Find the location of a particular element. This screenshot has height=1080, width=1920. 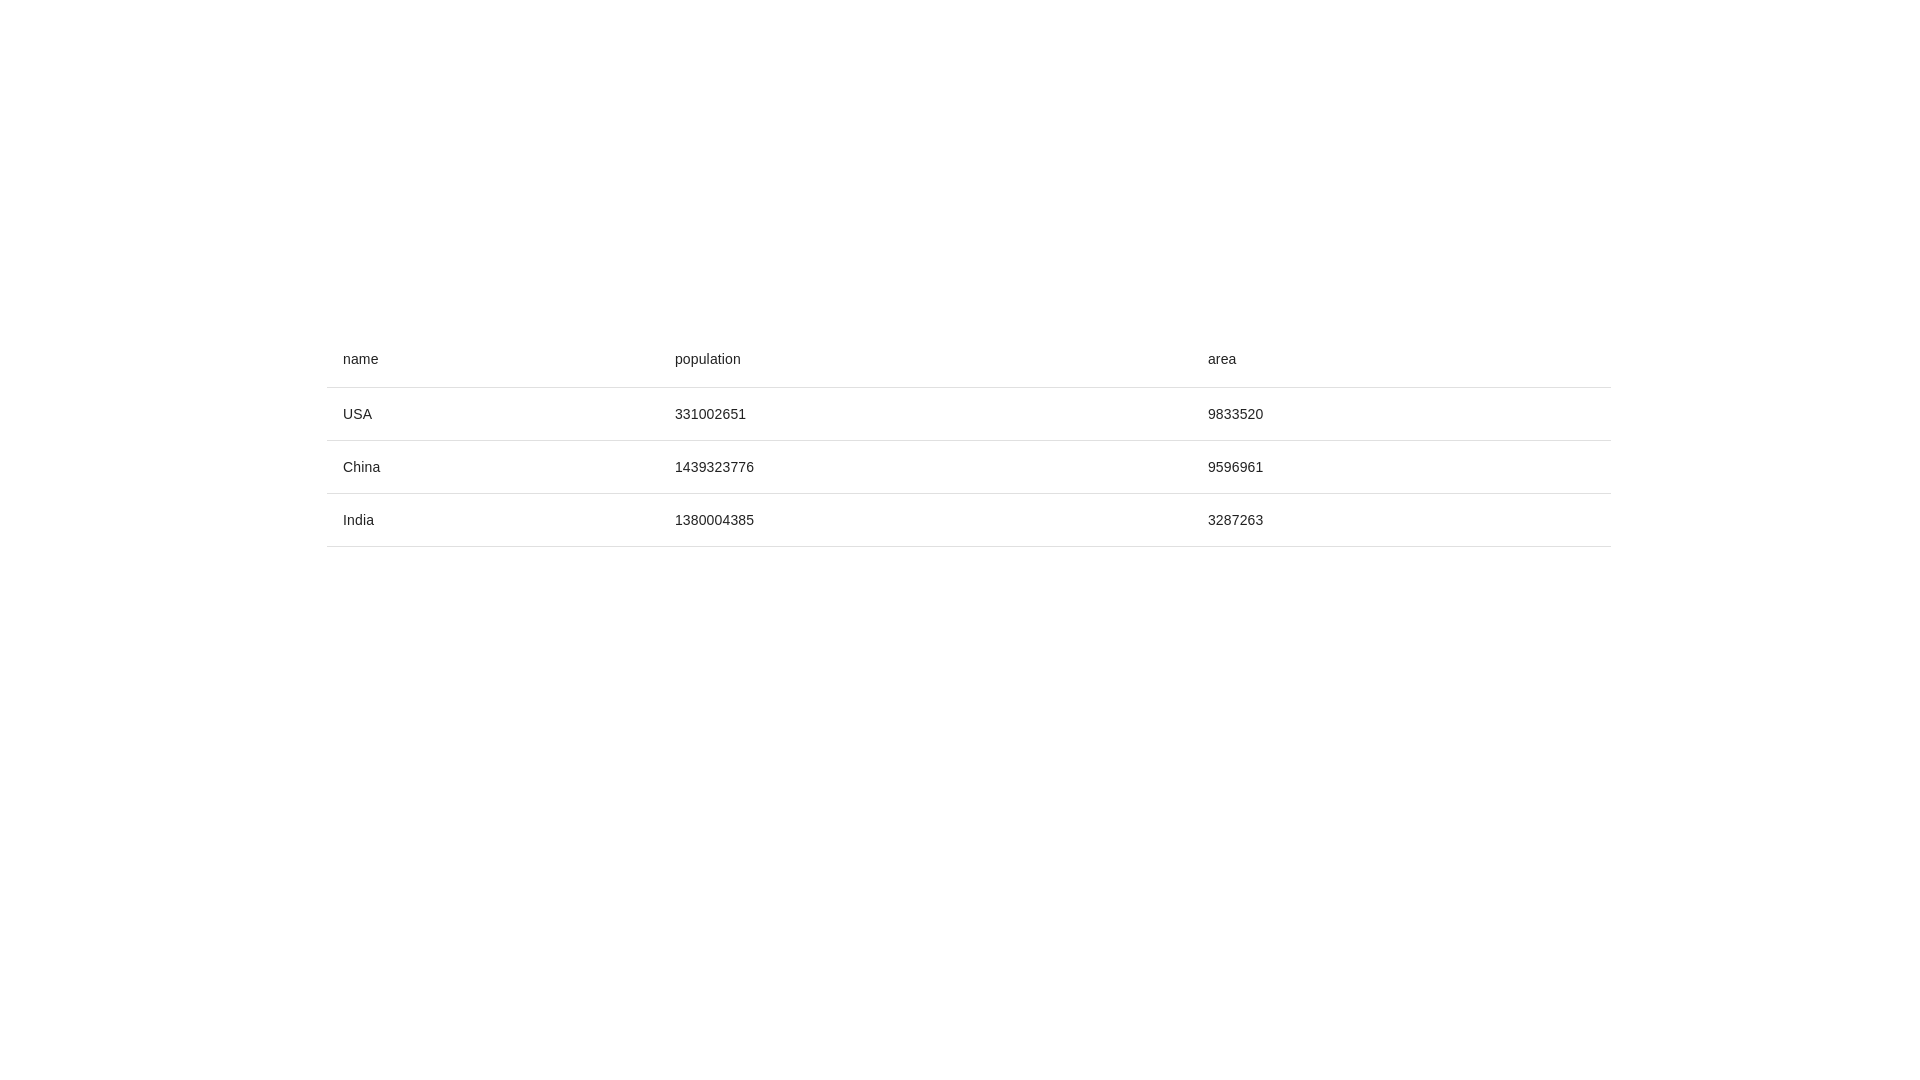

the table cell displaying the country name 'India', which is the first cell in the leftmost column of a data table is located at coordinates (492, 519).